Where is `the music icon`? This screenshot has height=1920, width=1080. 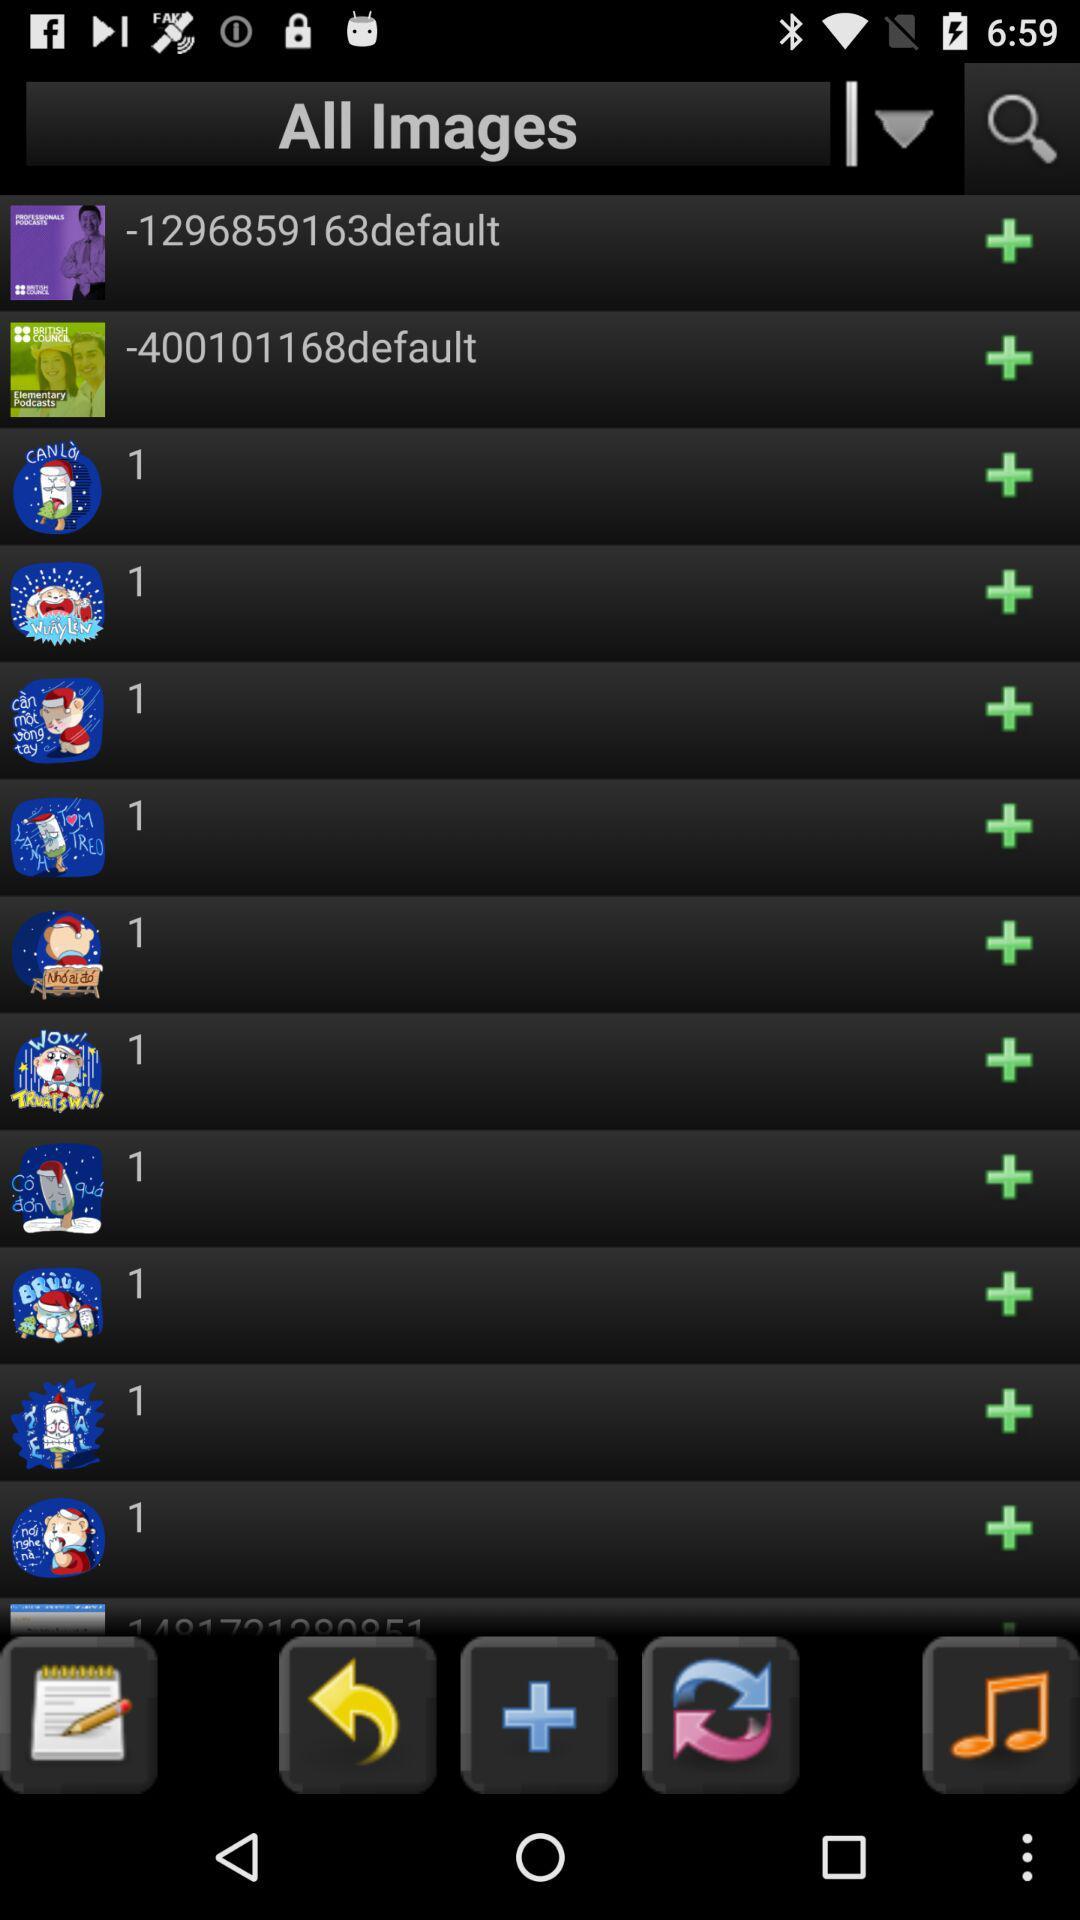 the music icon is located at coordinates (1001, 1835).